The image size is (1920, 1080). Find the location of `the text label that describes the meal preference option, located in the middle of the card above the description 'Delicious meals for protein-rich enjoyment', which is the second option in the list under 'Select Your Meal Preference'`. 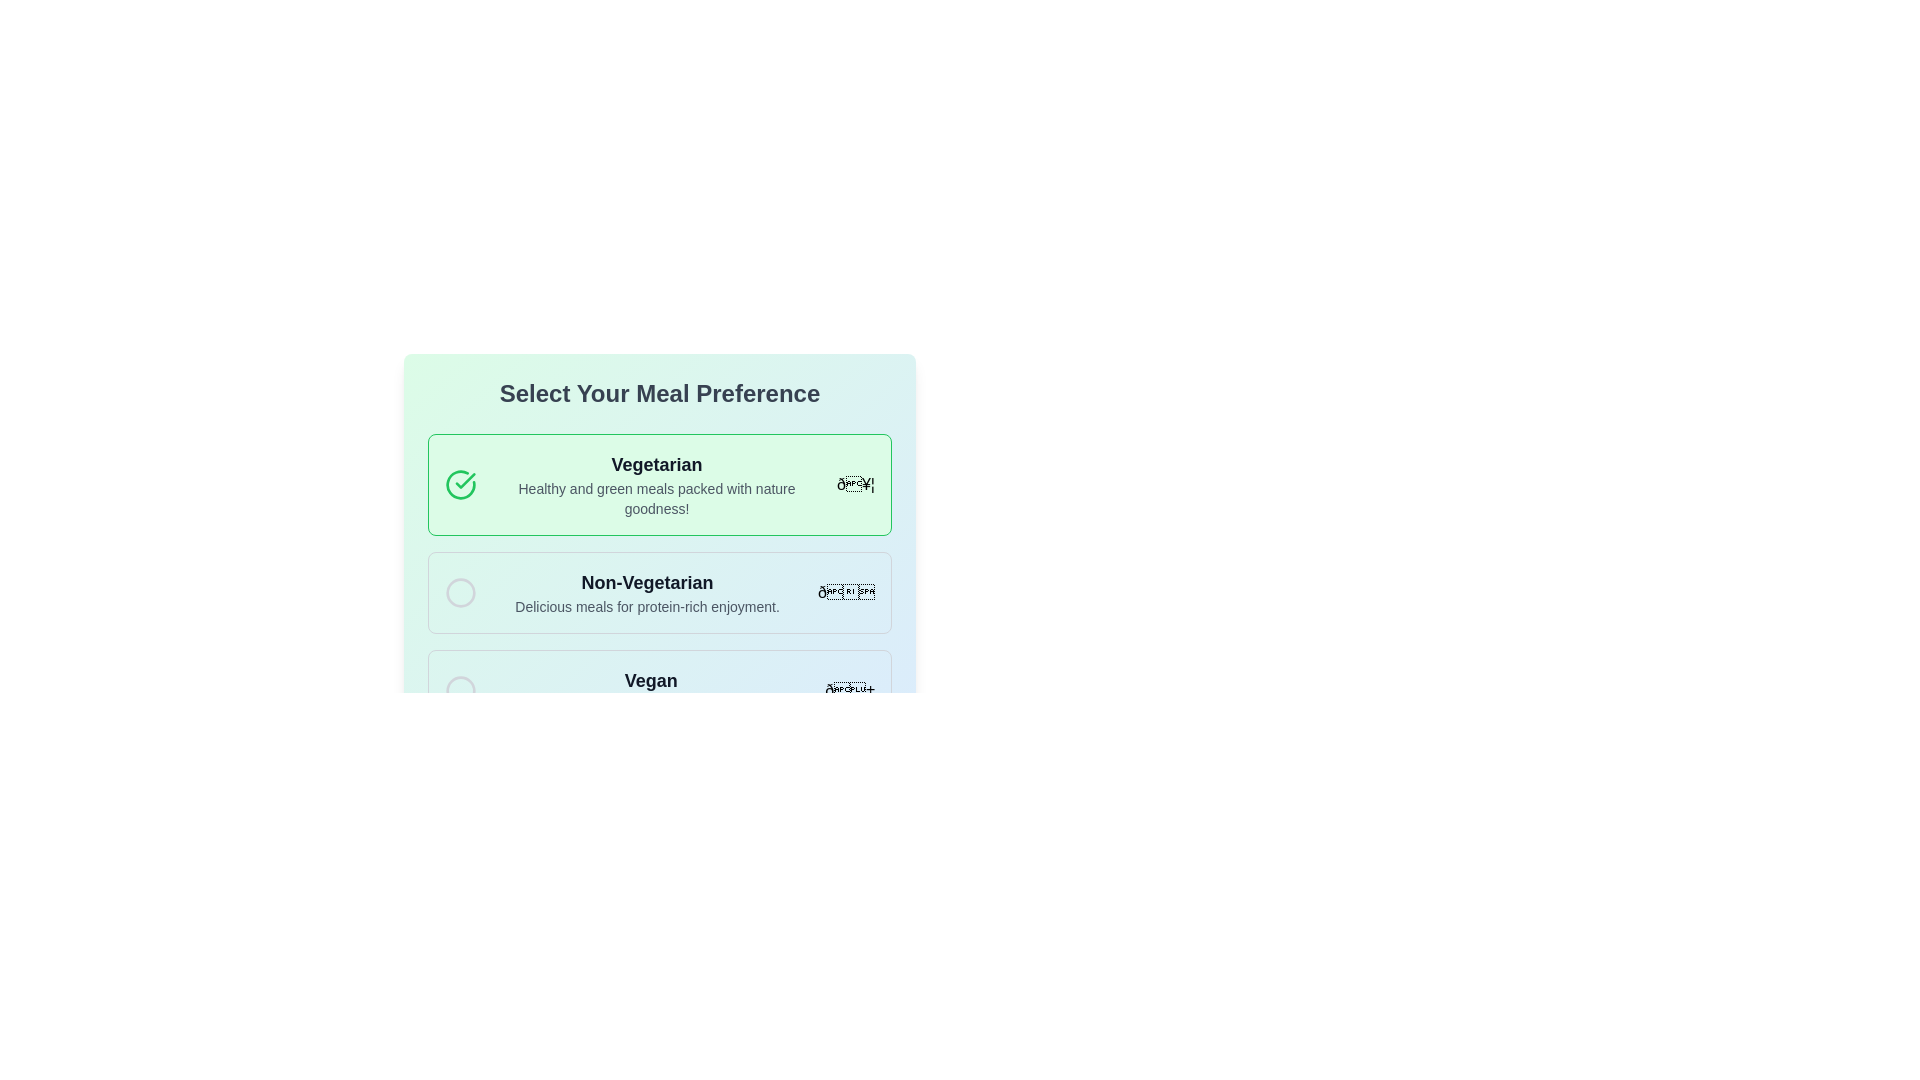

the text label that describes the meal preference option, located in the middle of the card above the description 'Delicious meals for protein-rich enjoyment', which is the second option in the list under 'Select Your Meal Preference' is located at coordinates (647, 582).